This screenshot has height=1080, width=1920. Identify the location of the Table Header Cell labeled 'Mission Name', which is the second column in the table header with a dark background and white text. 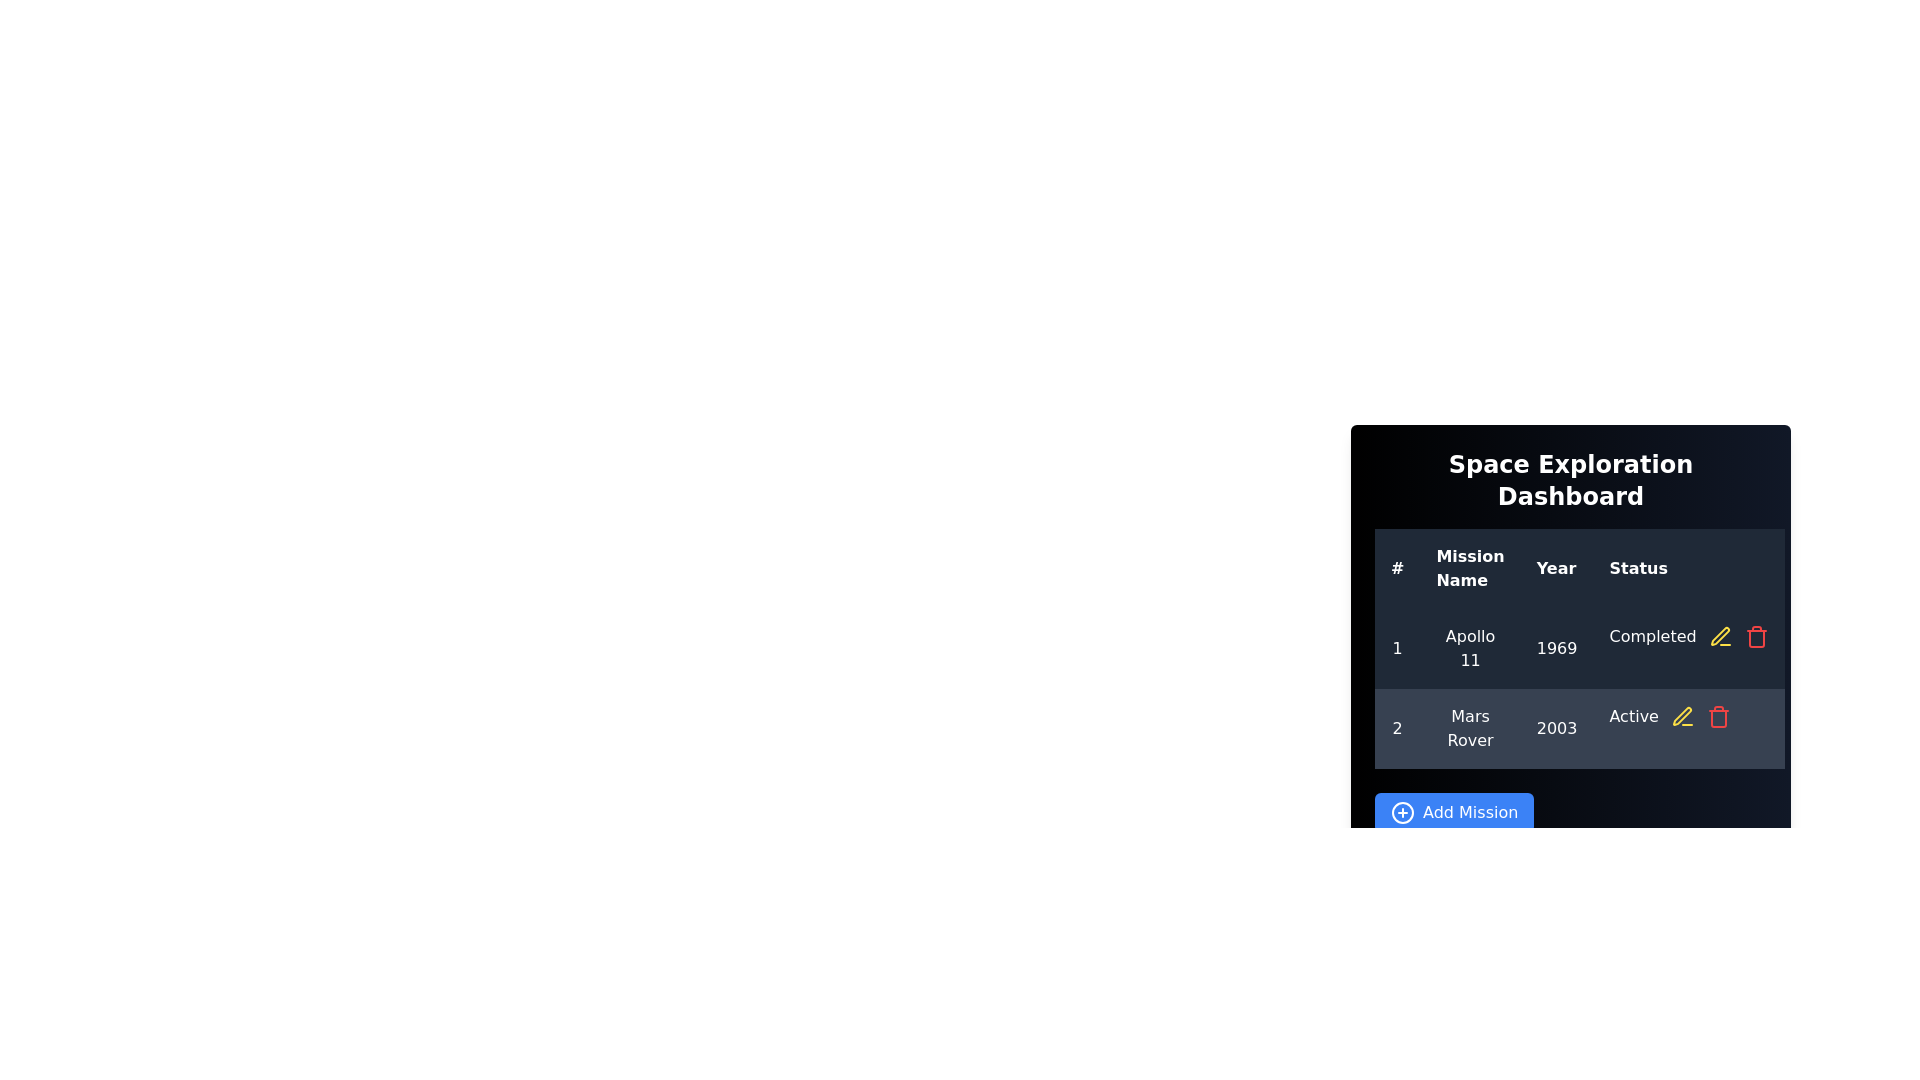
(1470, 569).